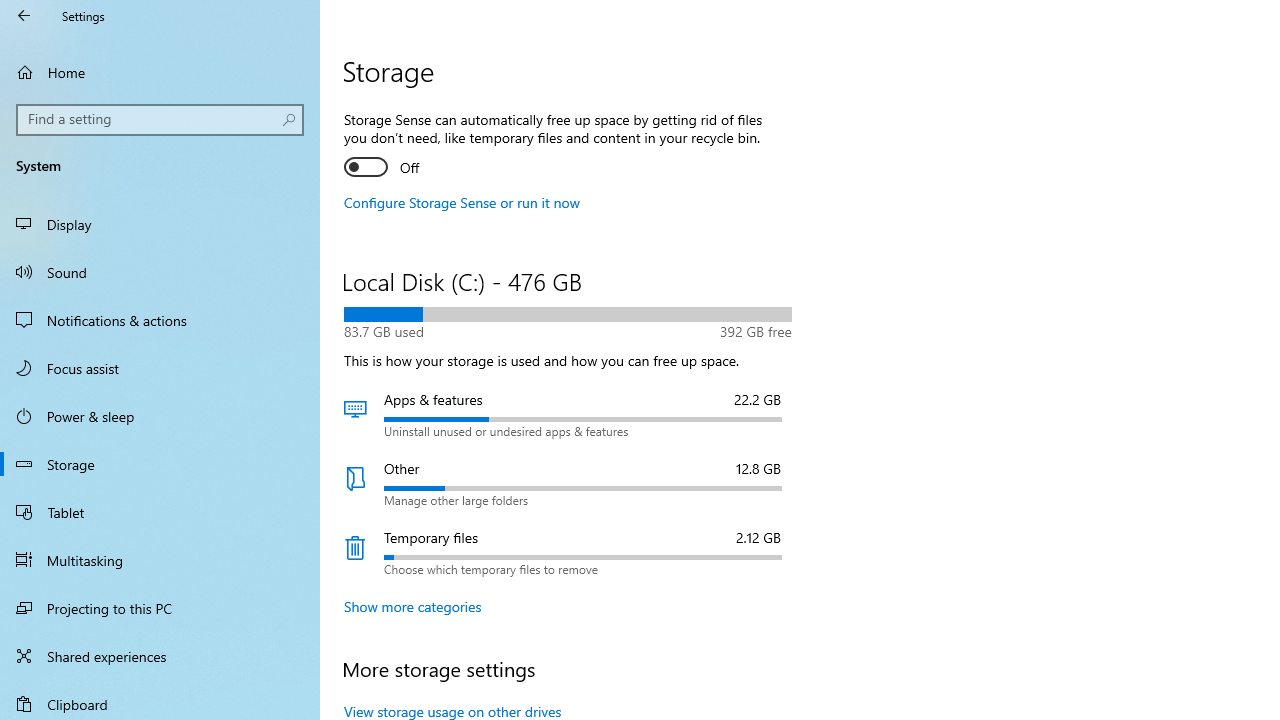 The height and width of the screenshot is (720, 1280). I want to click on 'Show more categories', so click(412, 605).